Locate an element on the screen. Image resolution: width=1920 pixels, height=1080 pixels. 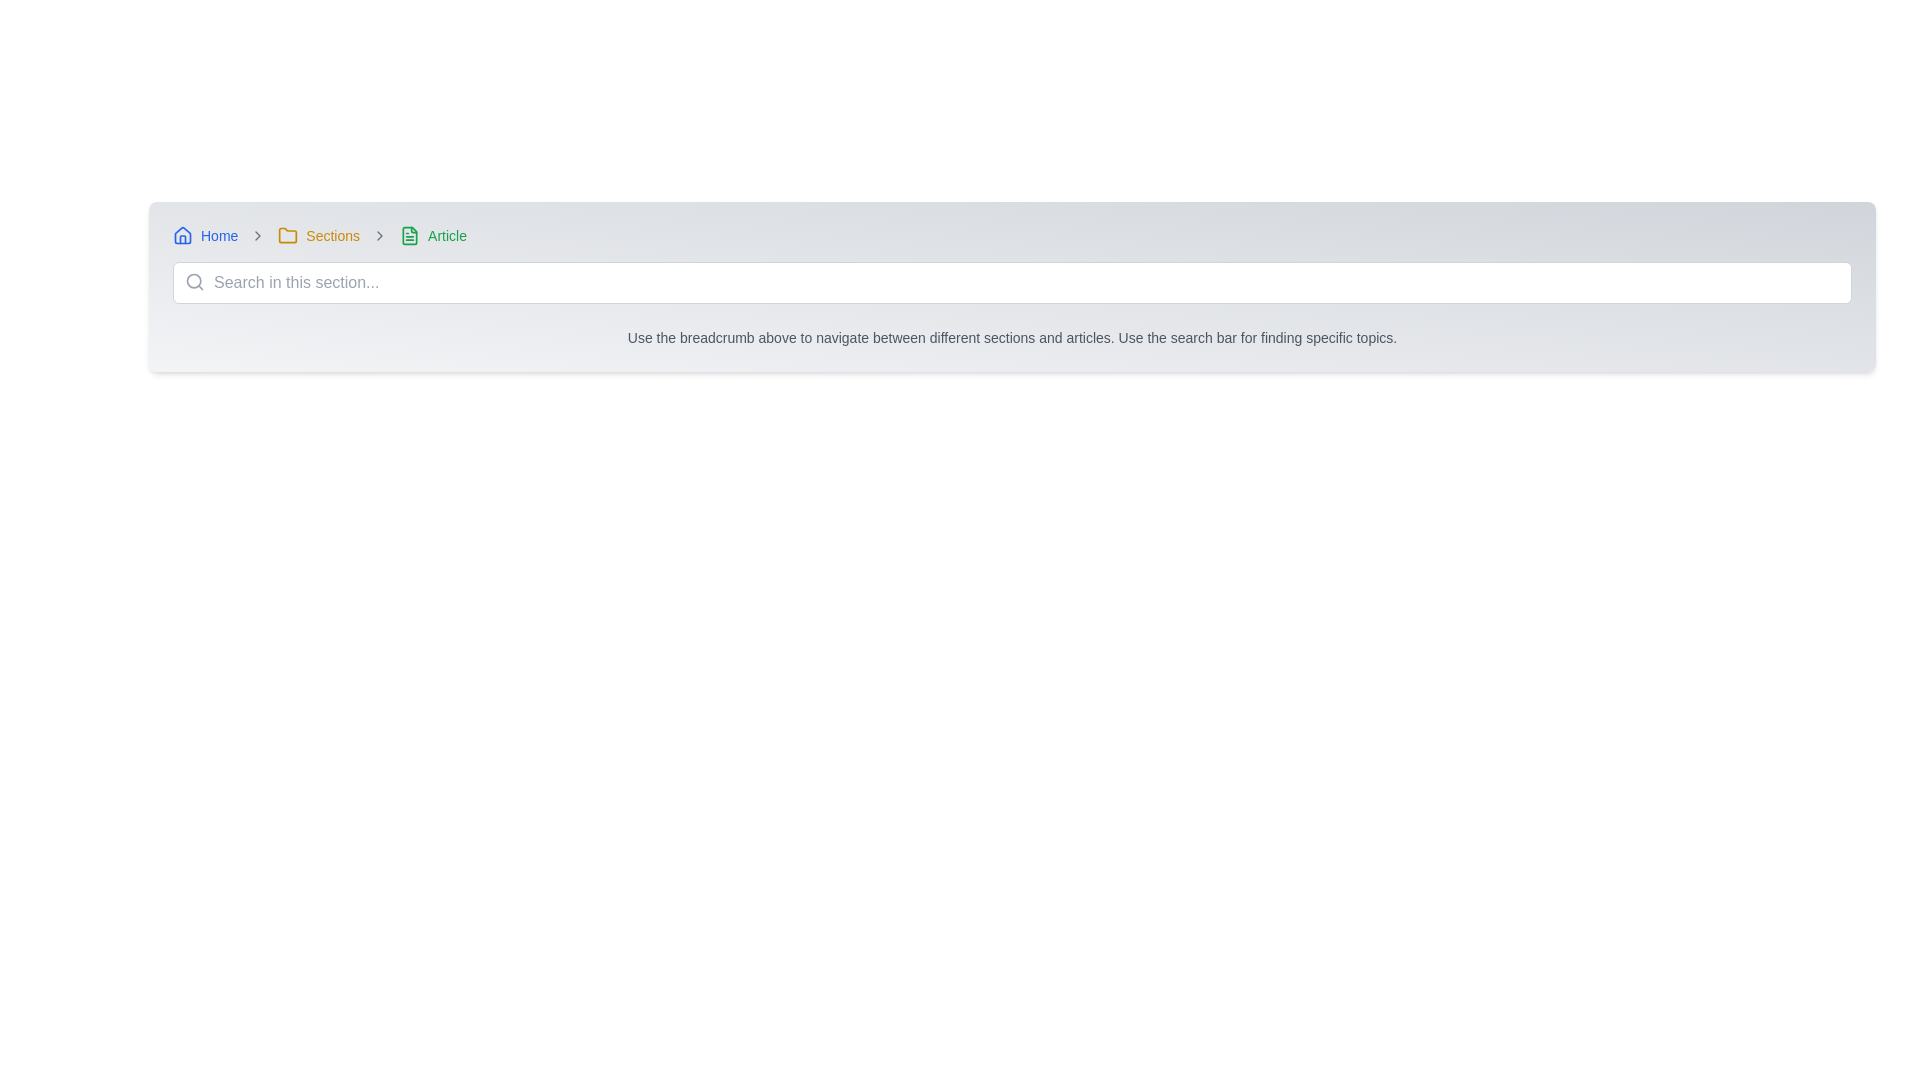
the file or document indicator icon located in the breadcrumb navigation bar, to the left of the 'Article' text label is located at coordinates (409, 234).